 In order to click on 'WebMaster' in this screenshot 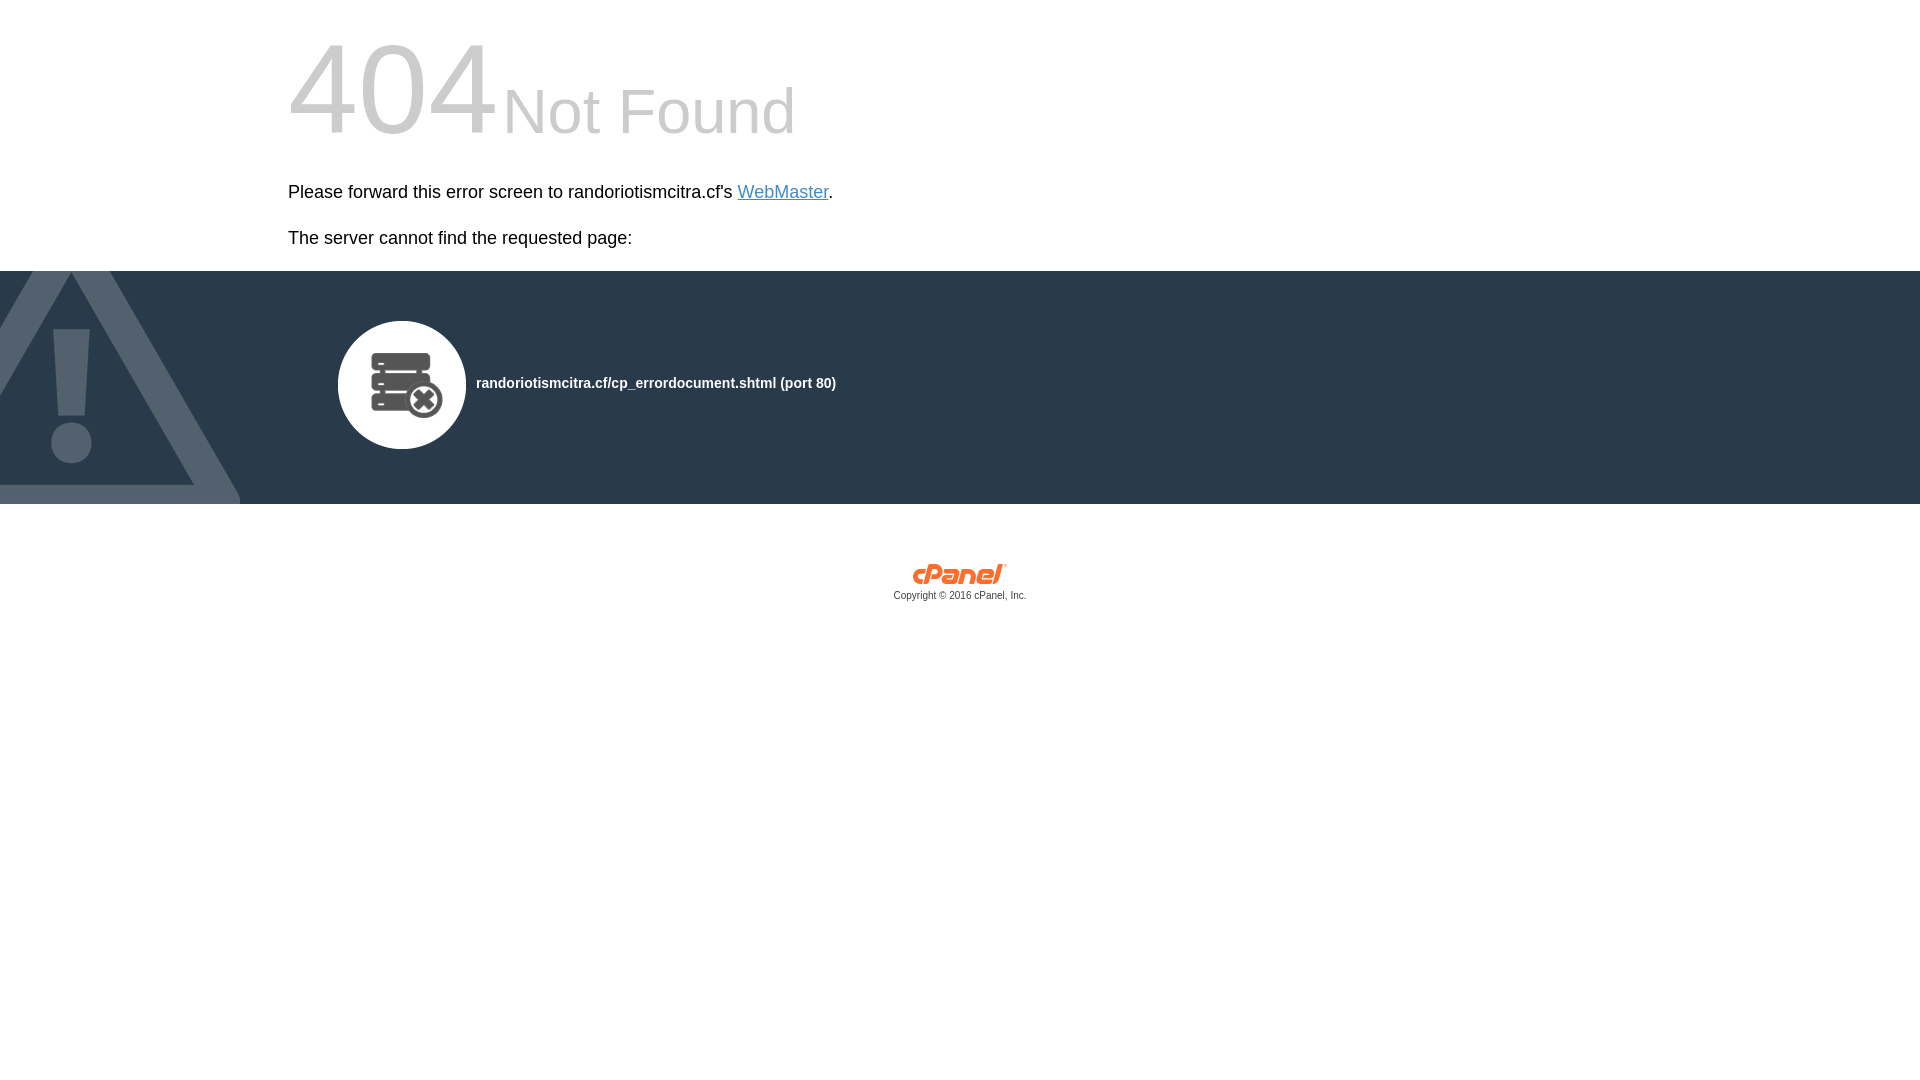, I will do `click(782, 192)`.